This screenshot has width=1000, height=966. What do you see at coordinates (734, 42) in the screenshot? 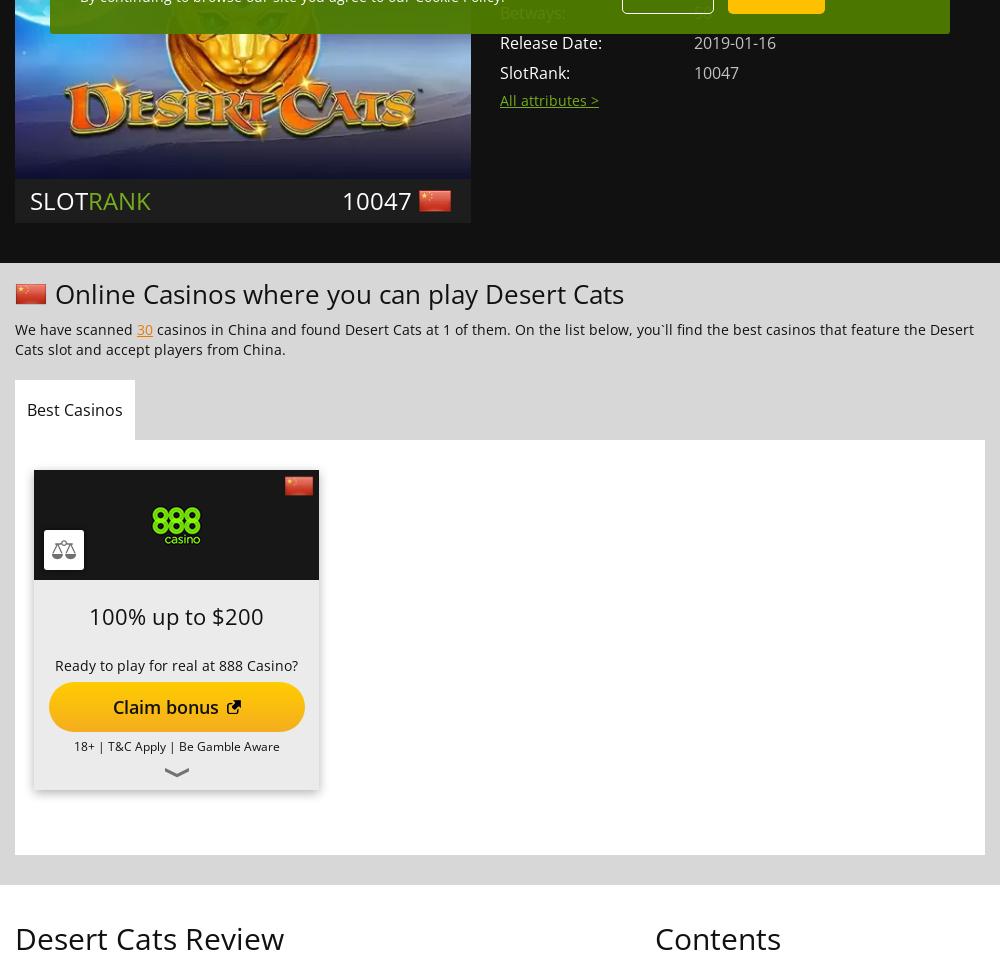
I see `'2019-01-16'` at bounding box center [734, 42].